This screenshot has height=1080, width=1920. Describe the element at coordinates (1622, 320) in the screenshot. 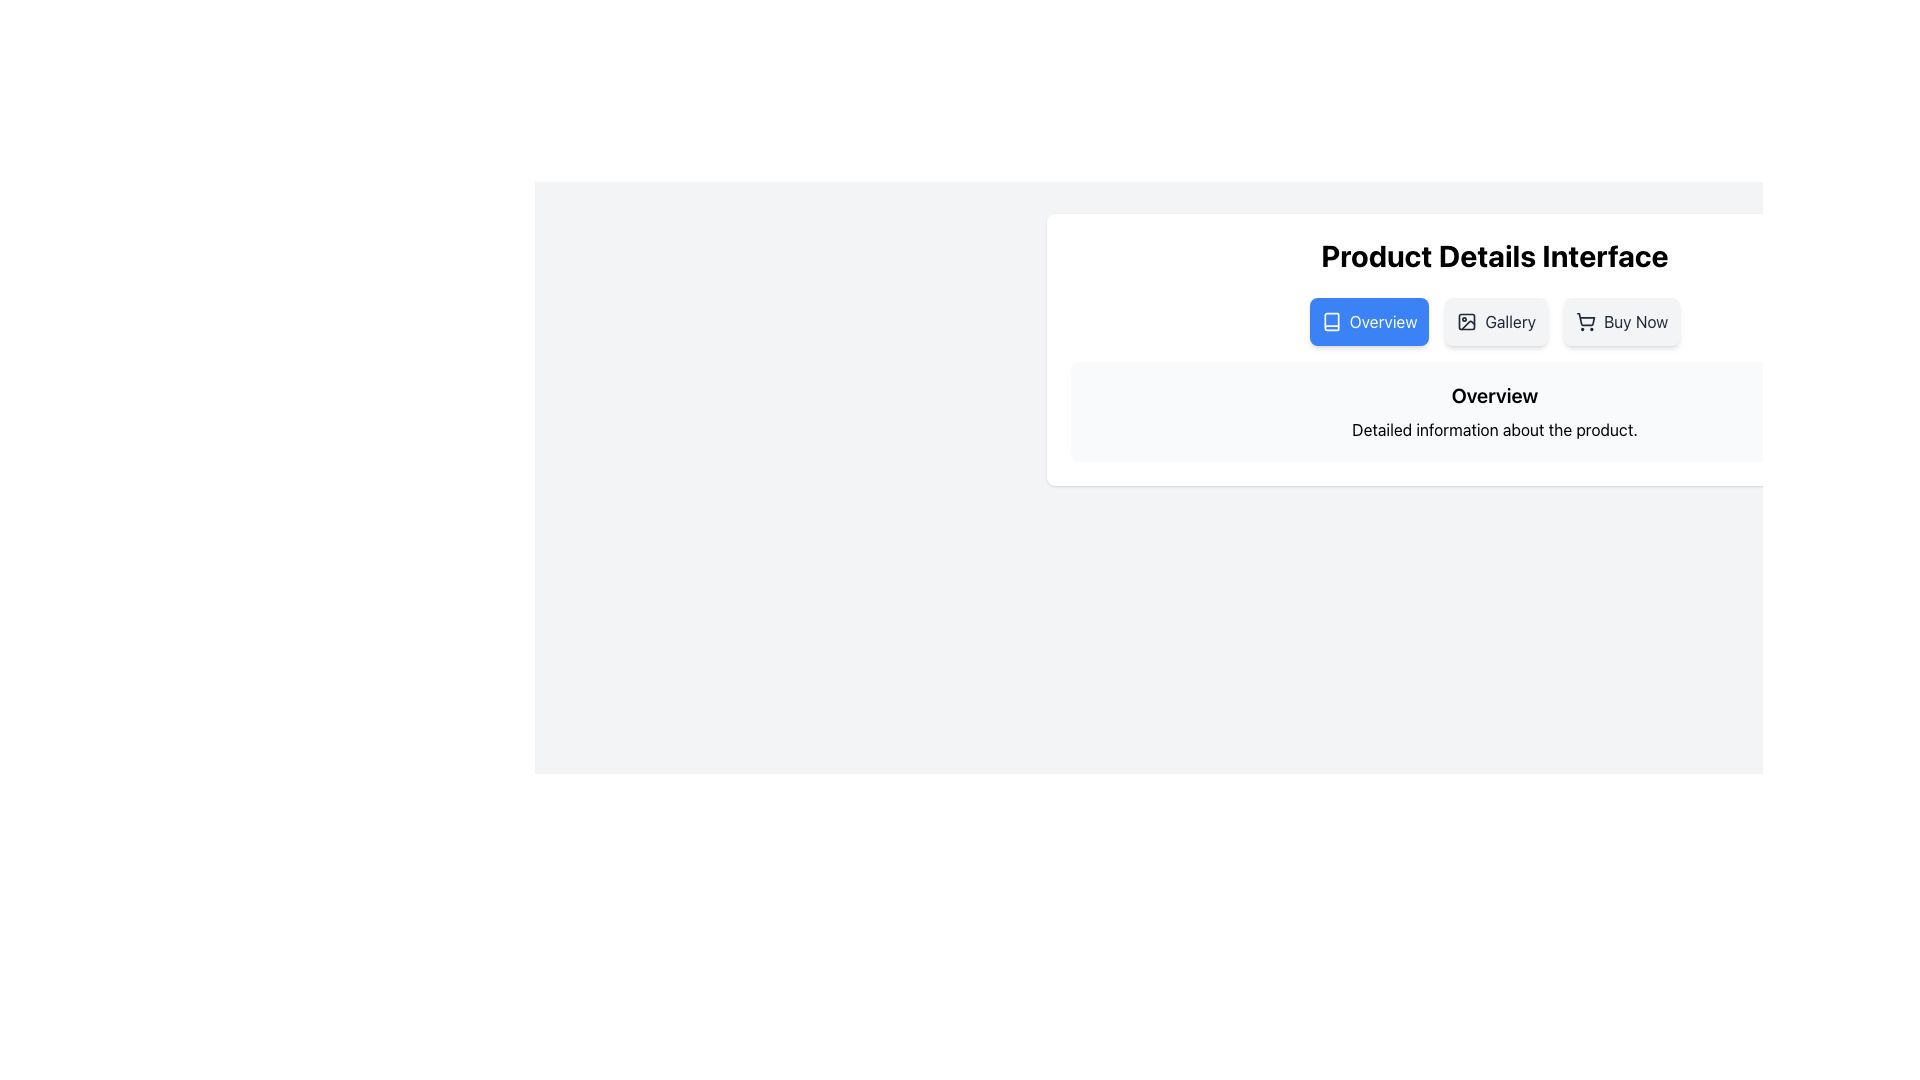

I see `the third button` at that location.